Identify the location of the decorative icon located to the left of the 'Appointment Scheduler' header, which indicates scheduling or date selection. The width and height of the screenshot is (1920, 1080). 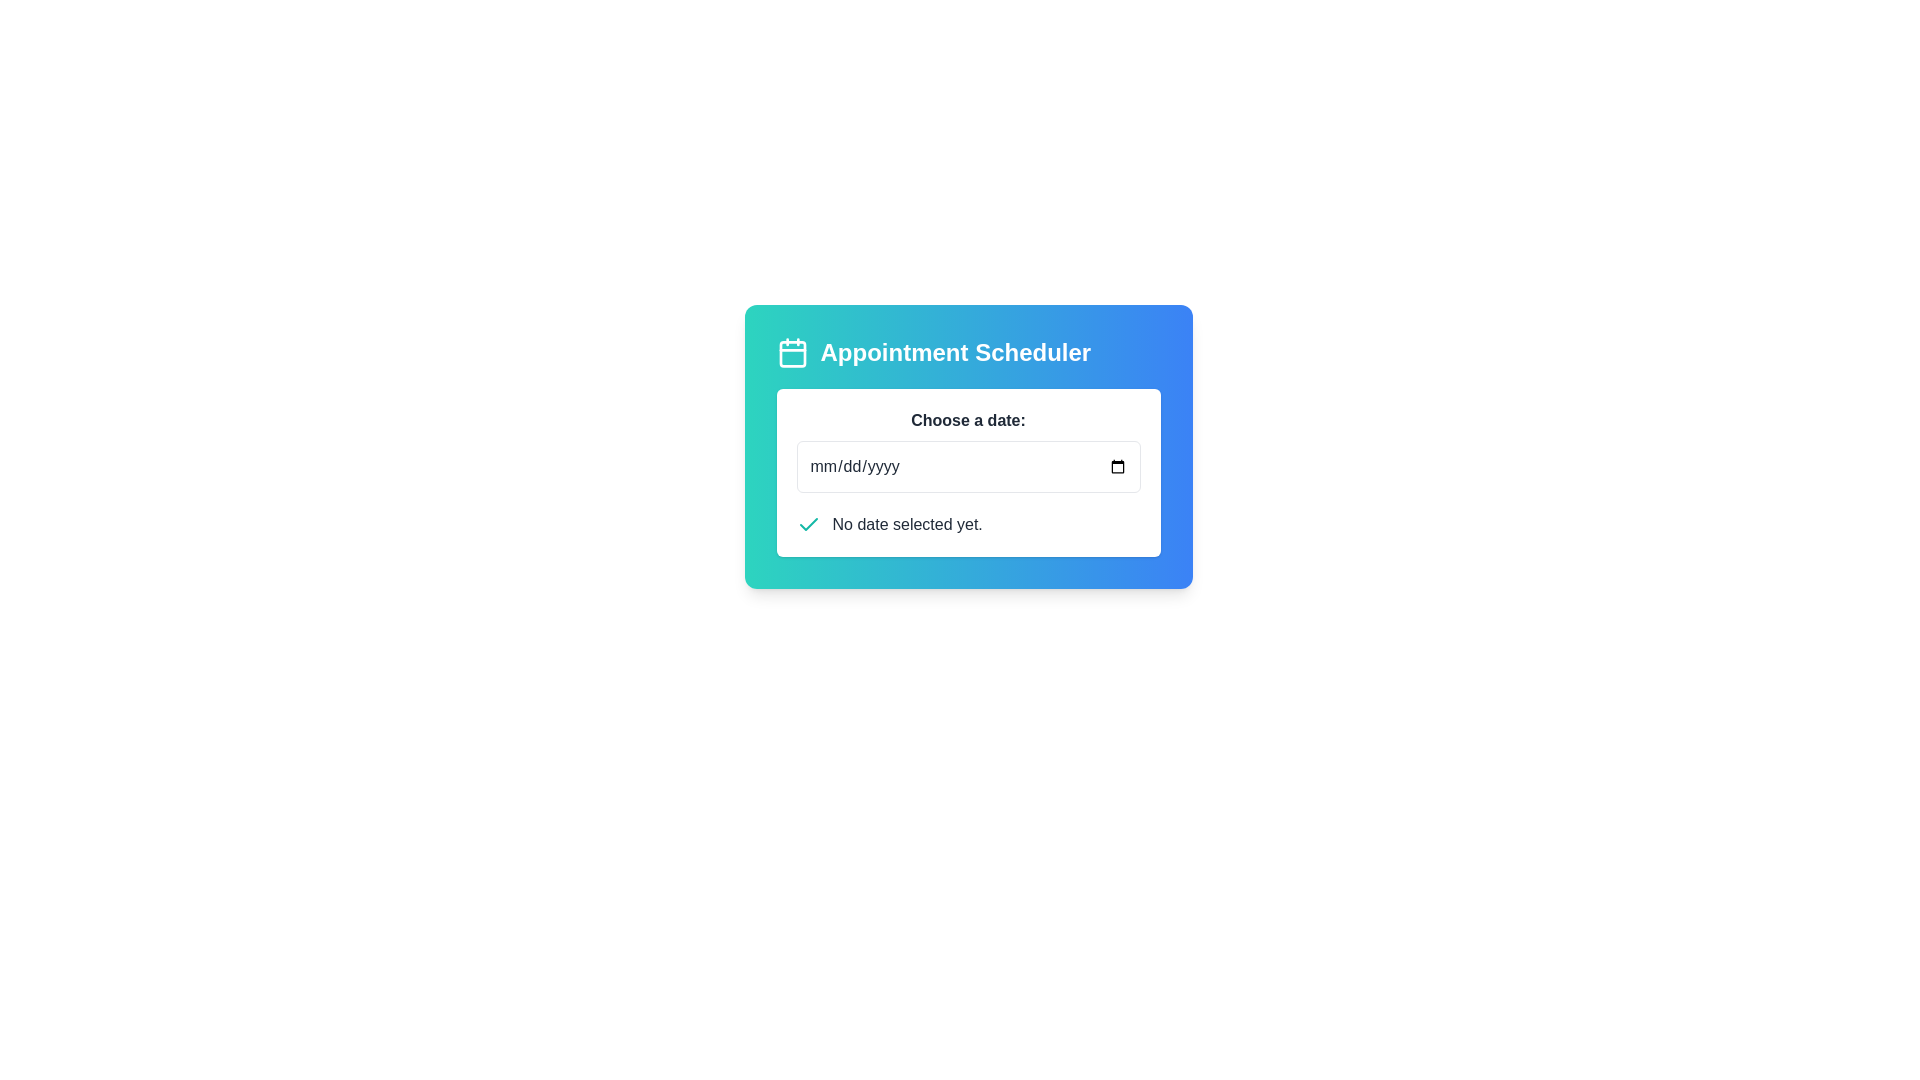
(791, 352).